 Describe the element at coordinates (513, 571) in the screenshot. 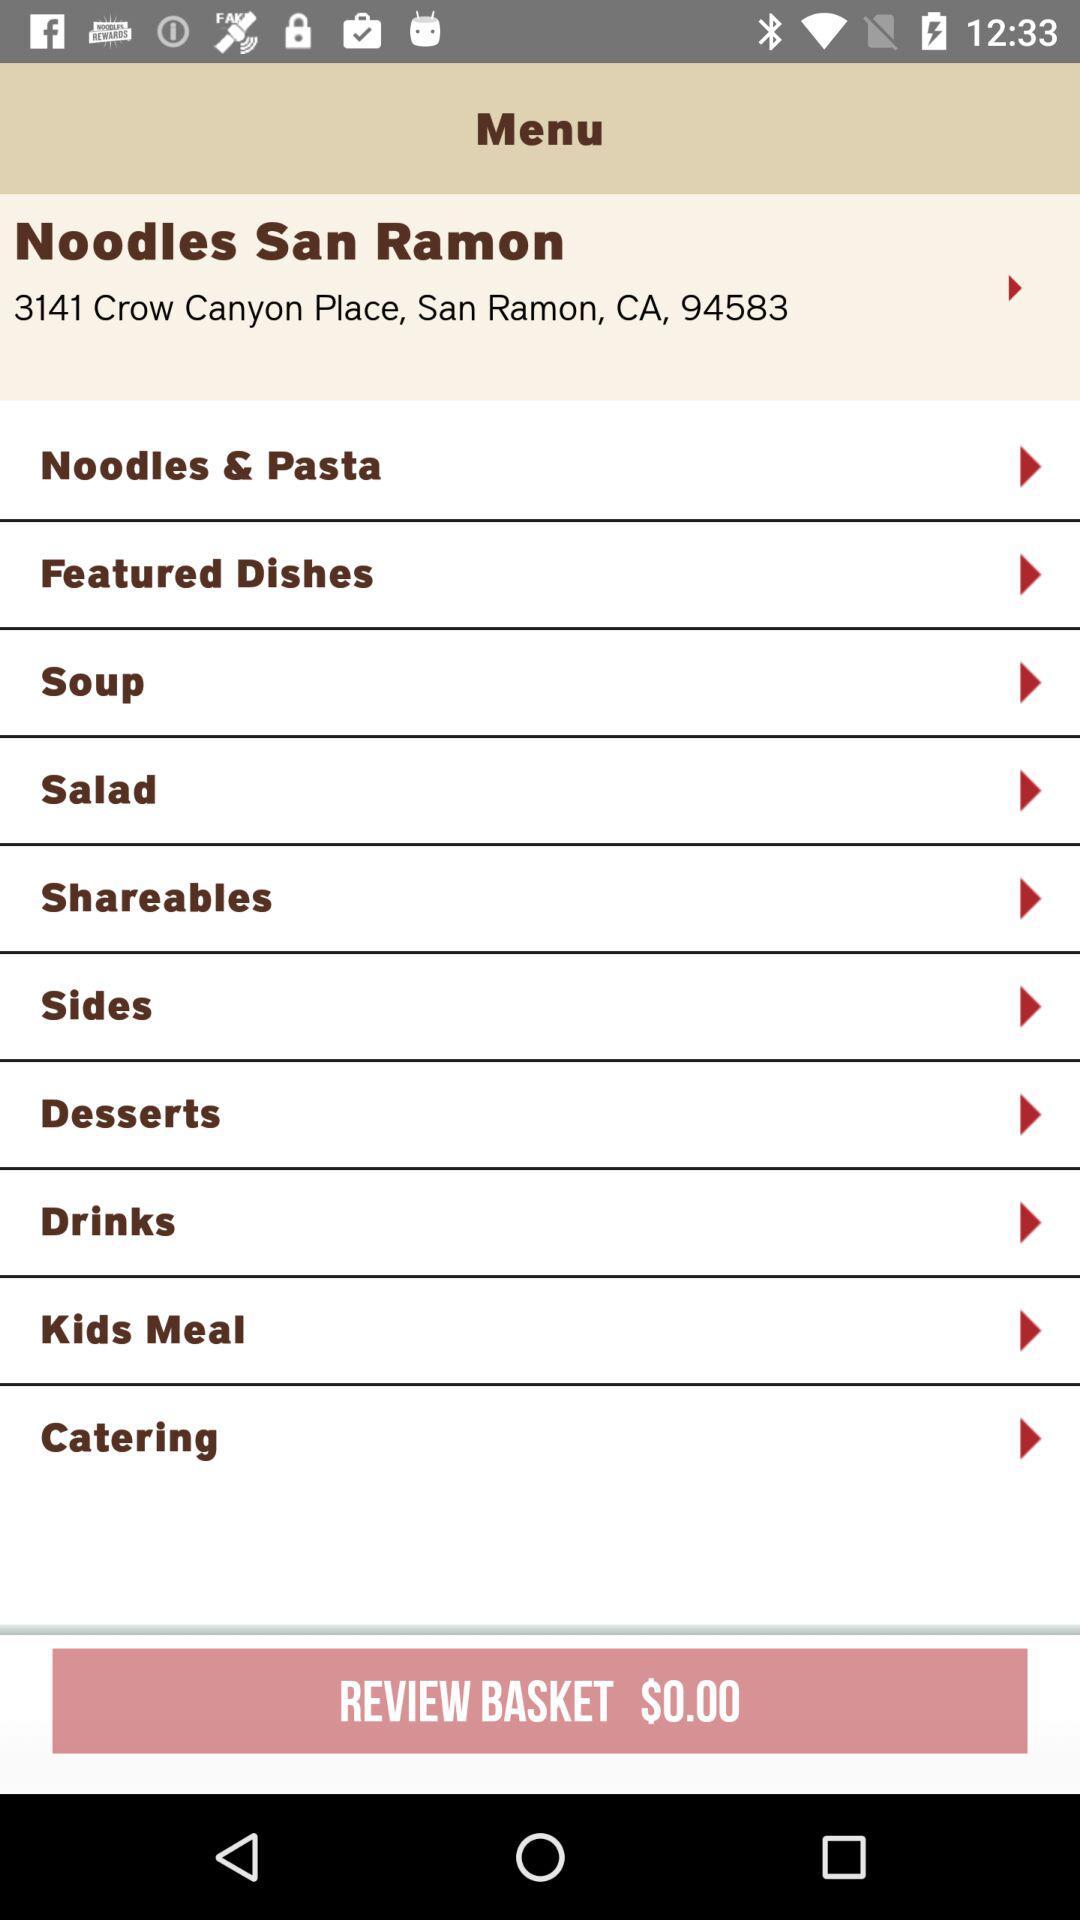

I see `the icon above soup  item` at that location.